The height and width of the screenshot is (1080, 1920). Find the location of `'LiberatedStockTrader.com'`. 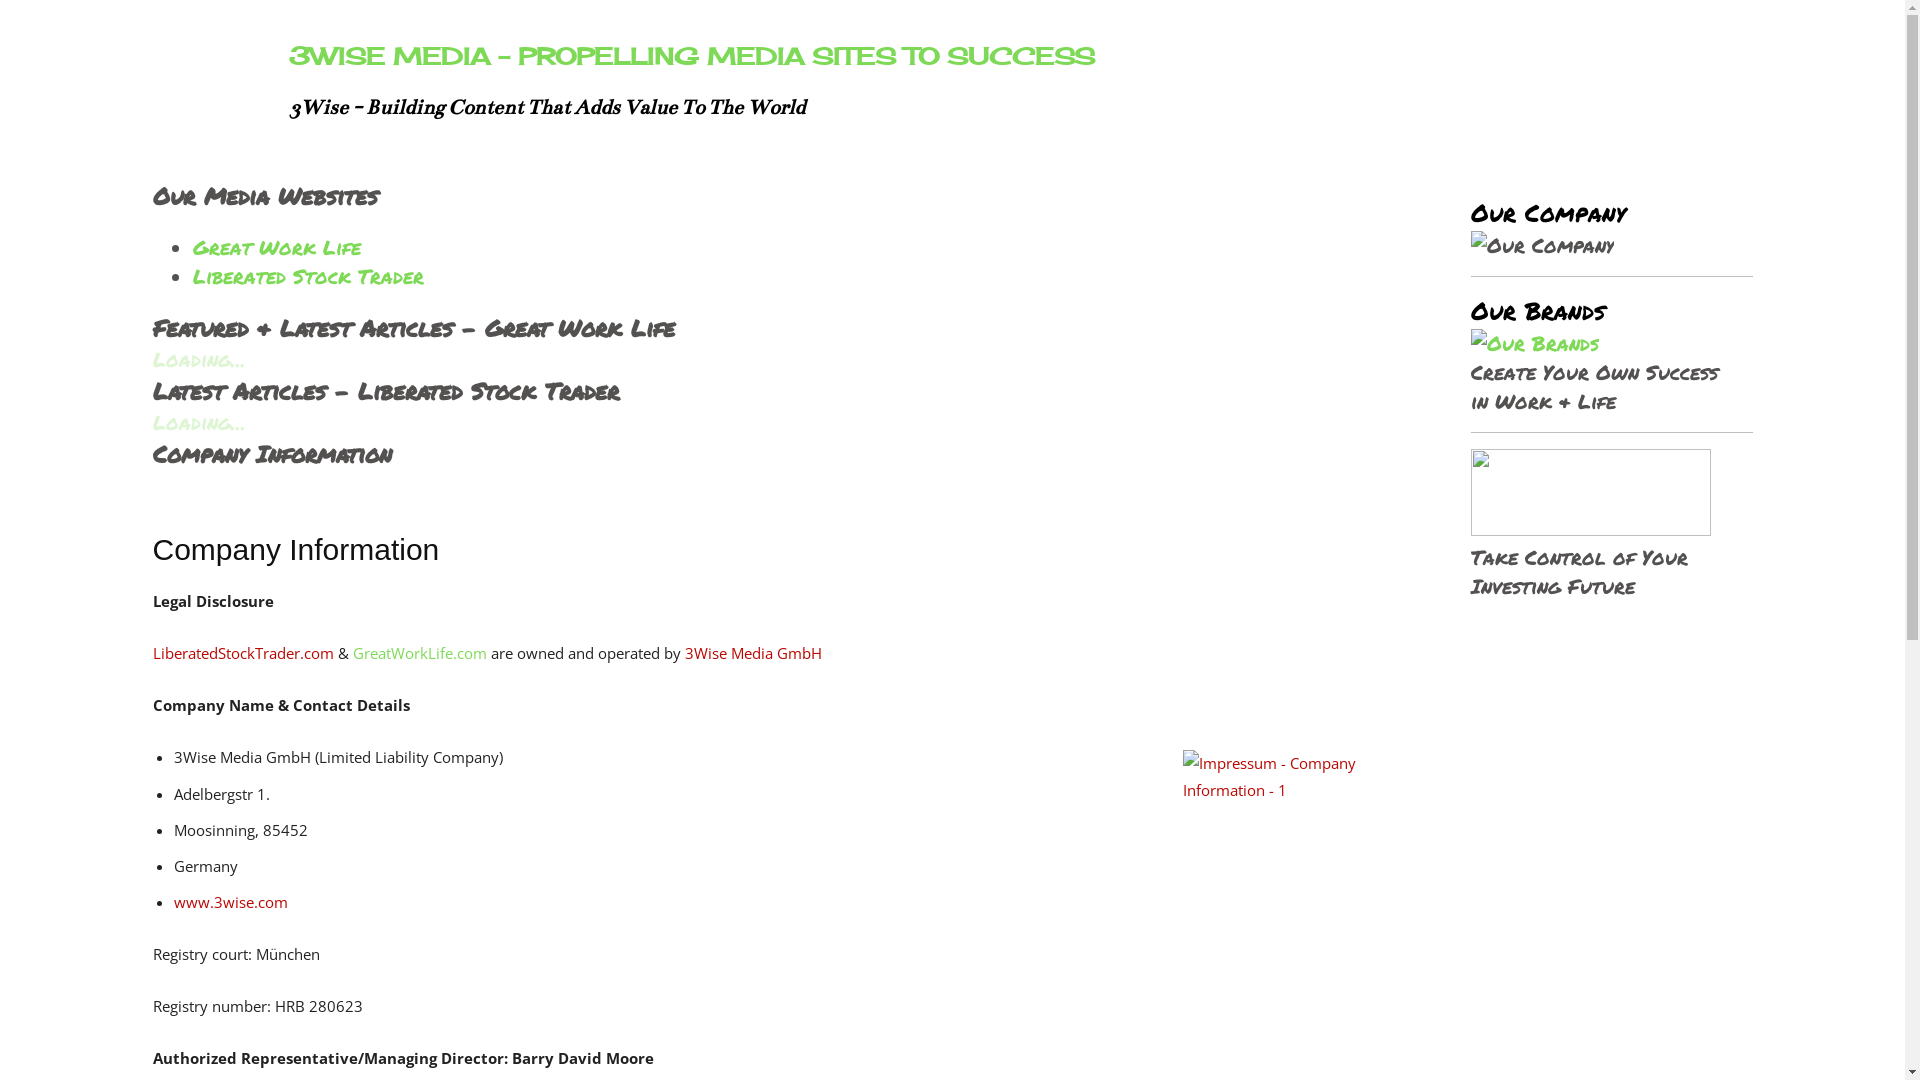

'LiberatedStockTrader.com' is located at coordinates (241, 652).